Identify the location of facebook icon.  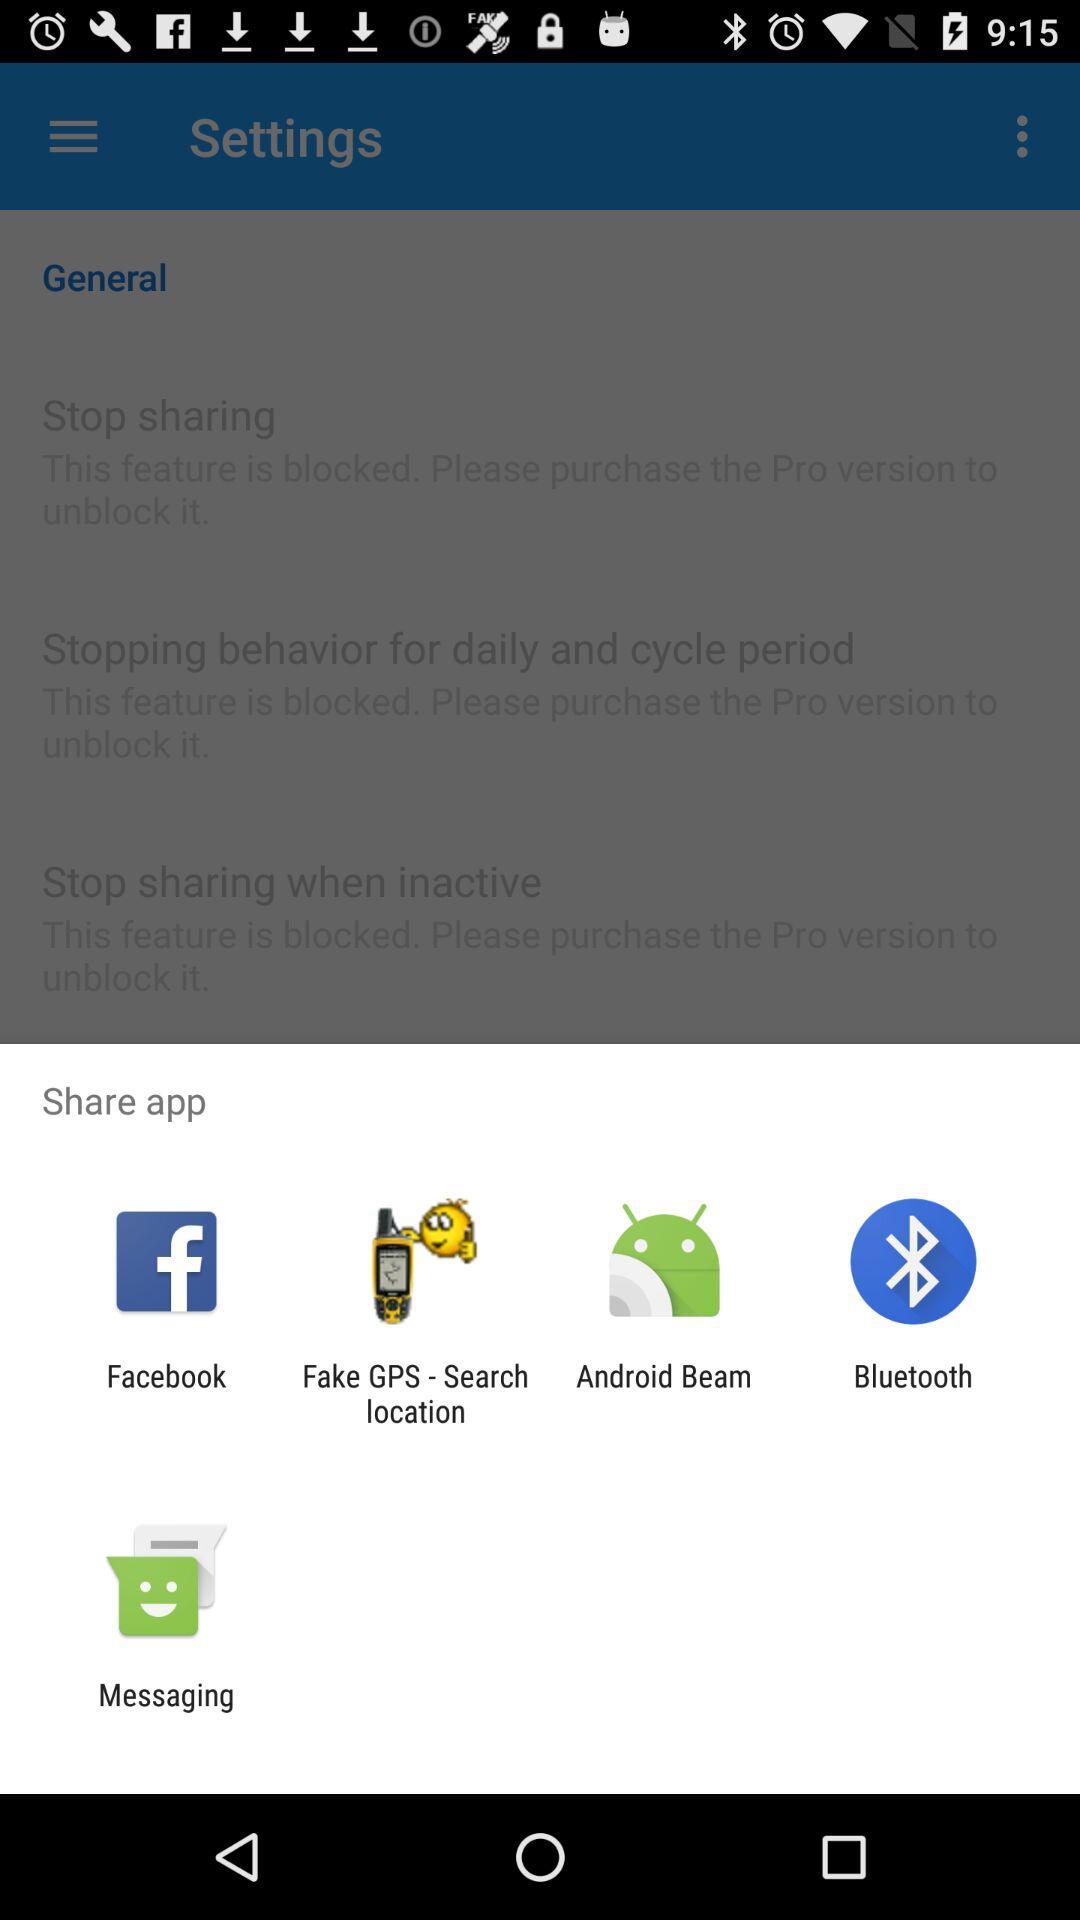
(165, 1392).